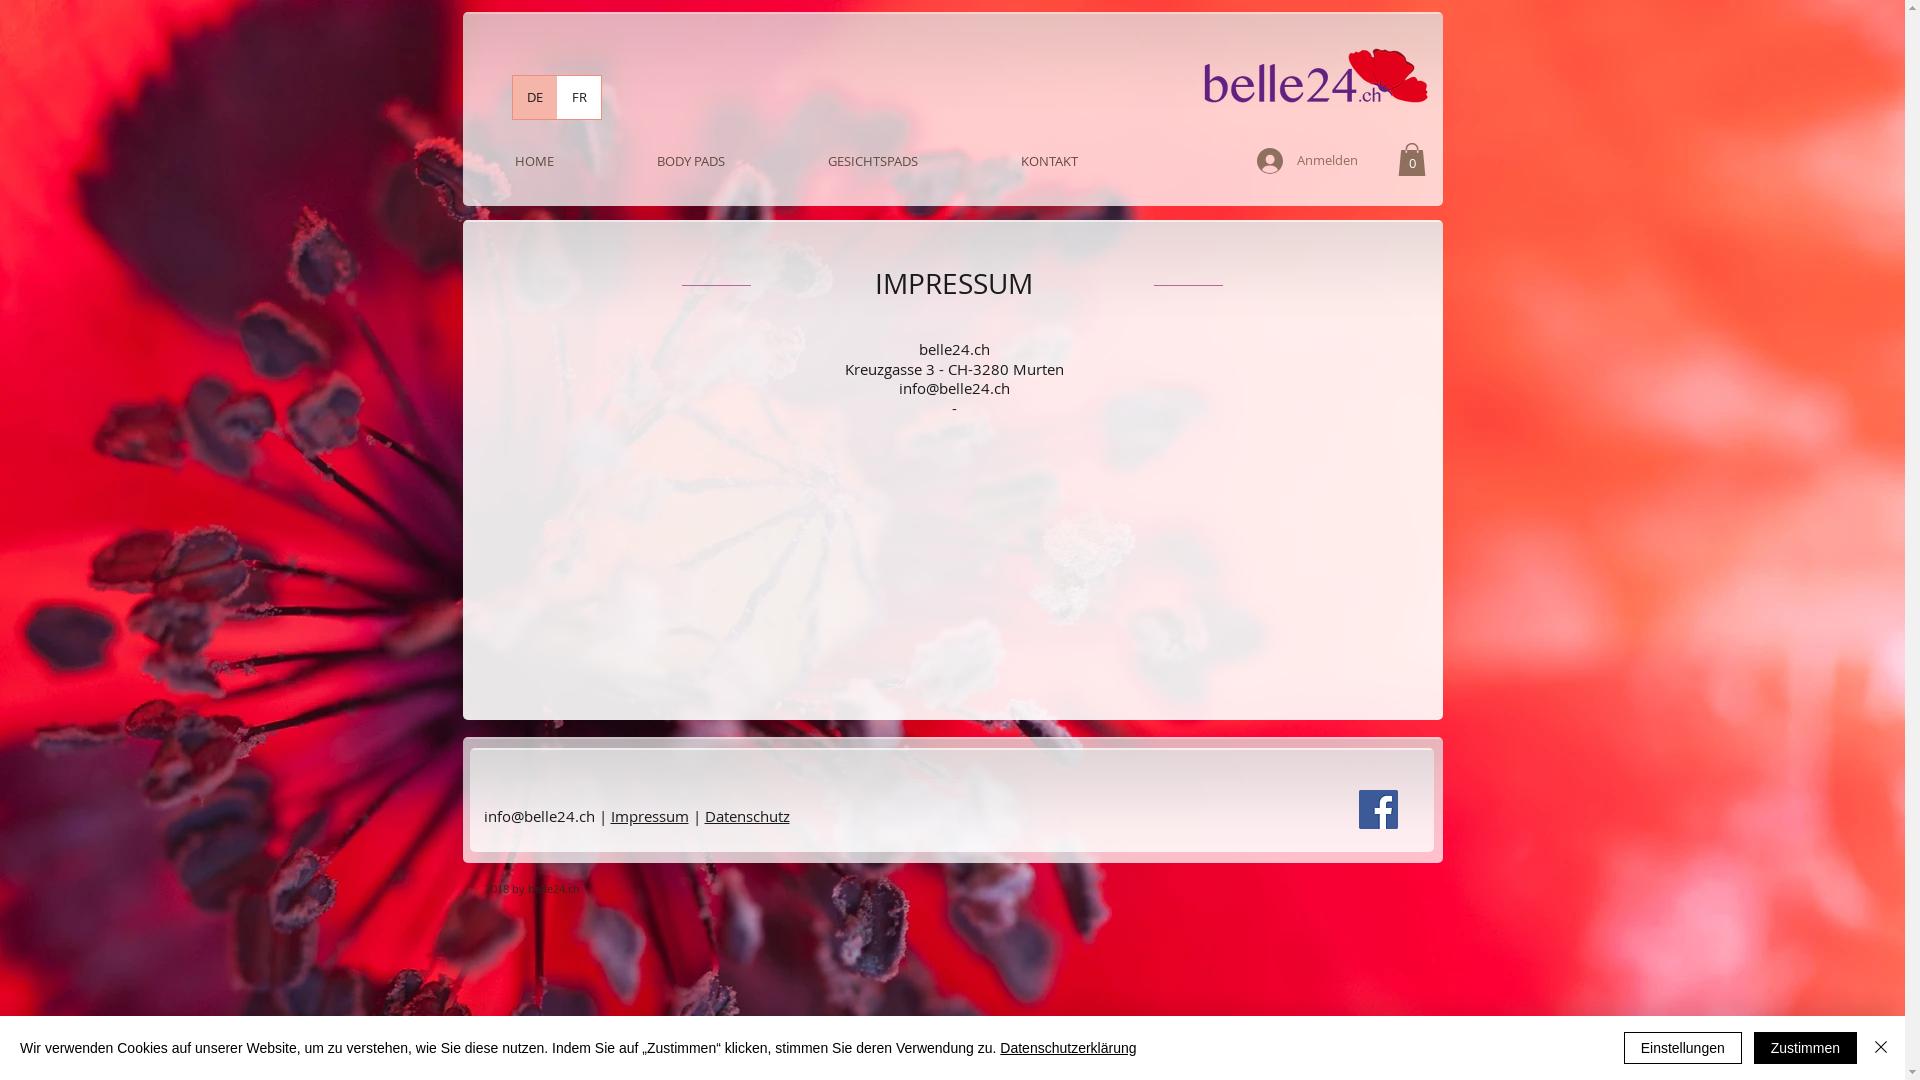  Describe the element at coordinates (691, 160) in the screenshot. I see `'BODY PADS'` at that location.